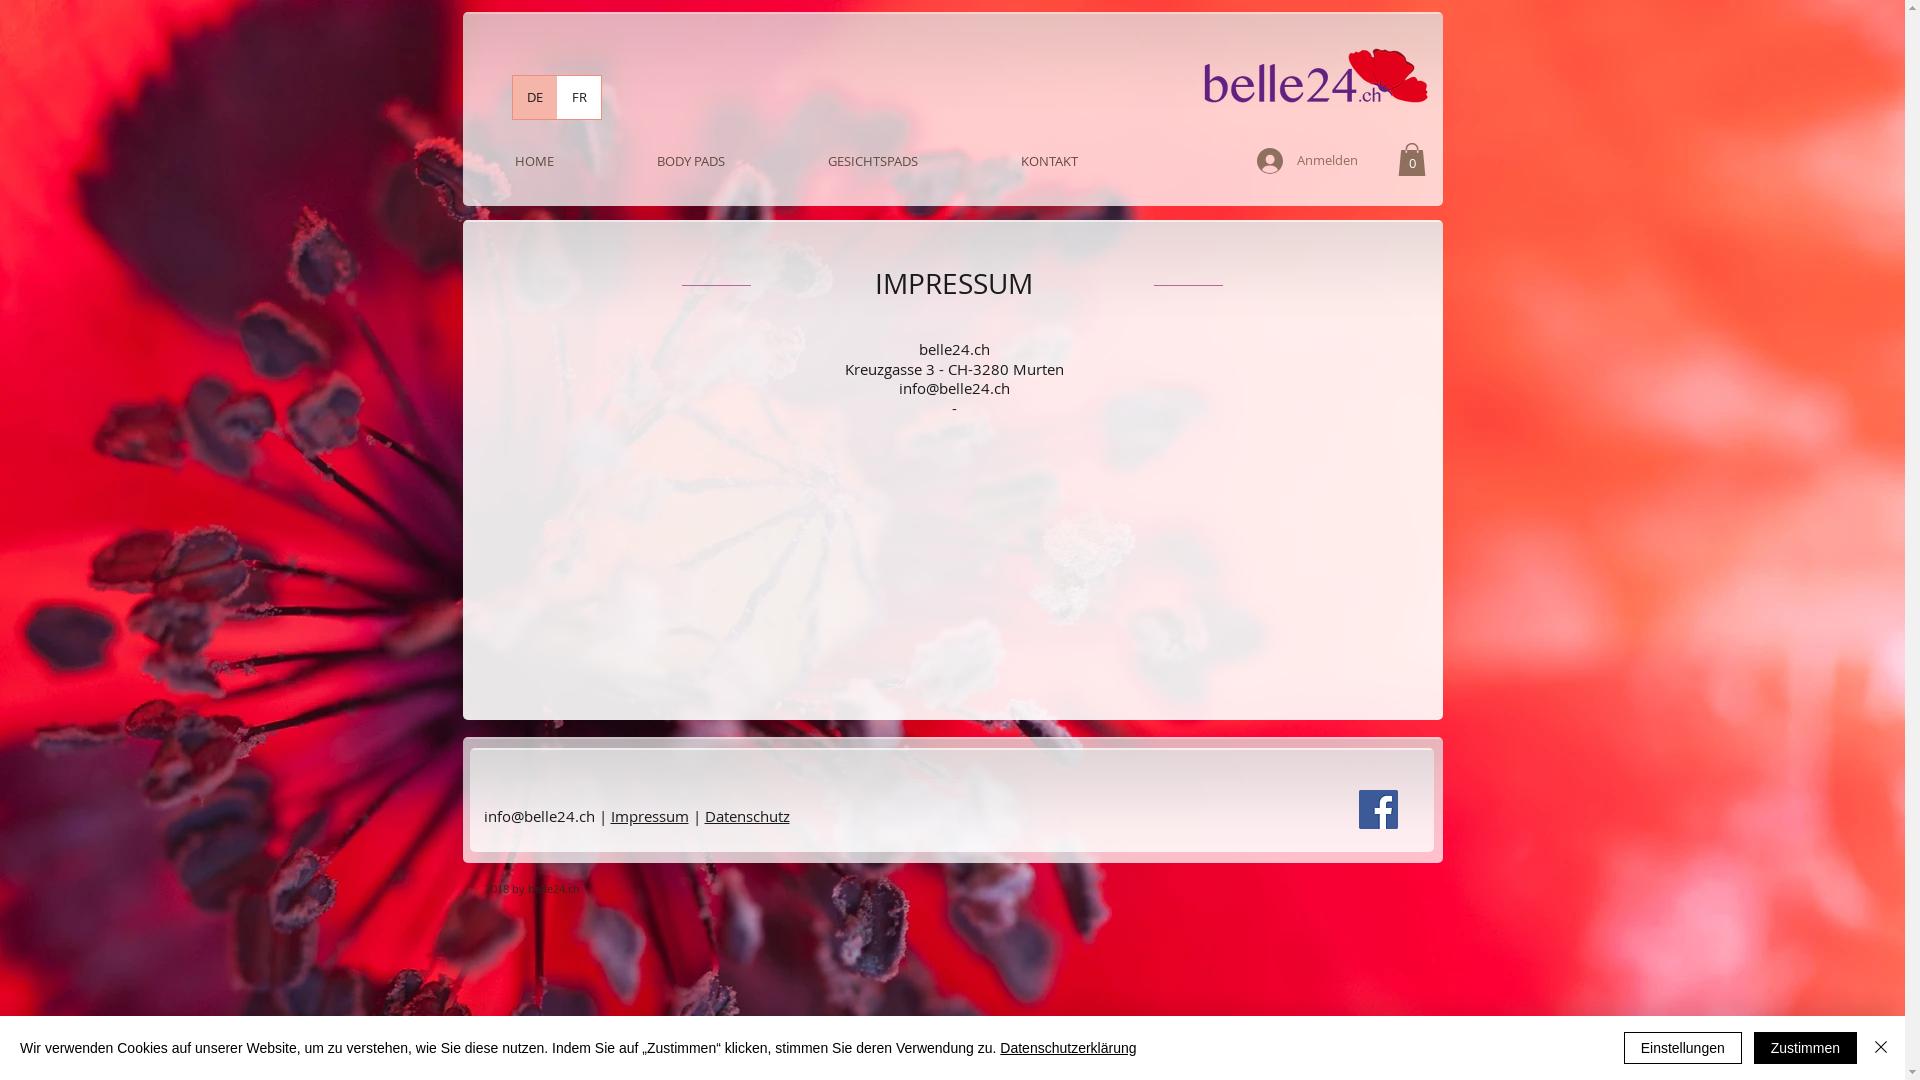  Describe the element at coordinates (691, 160) in the screenshot. I see `'BODY PADS'` at that location.